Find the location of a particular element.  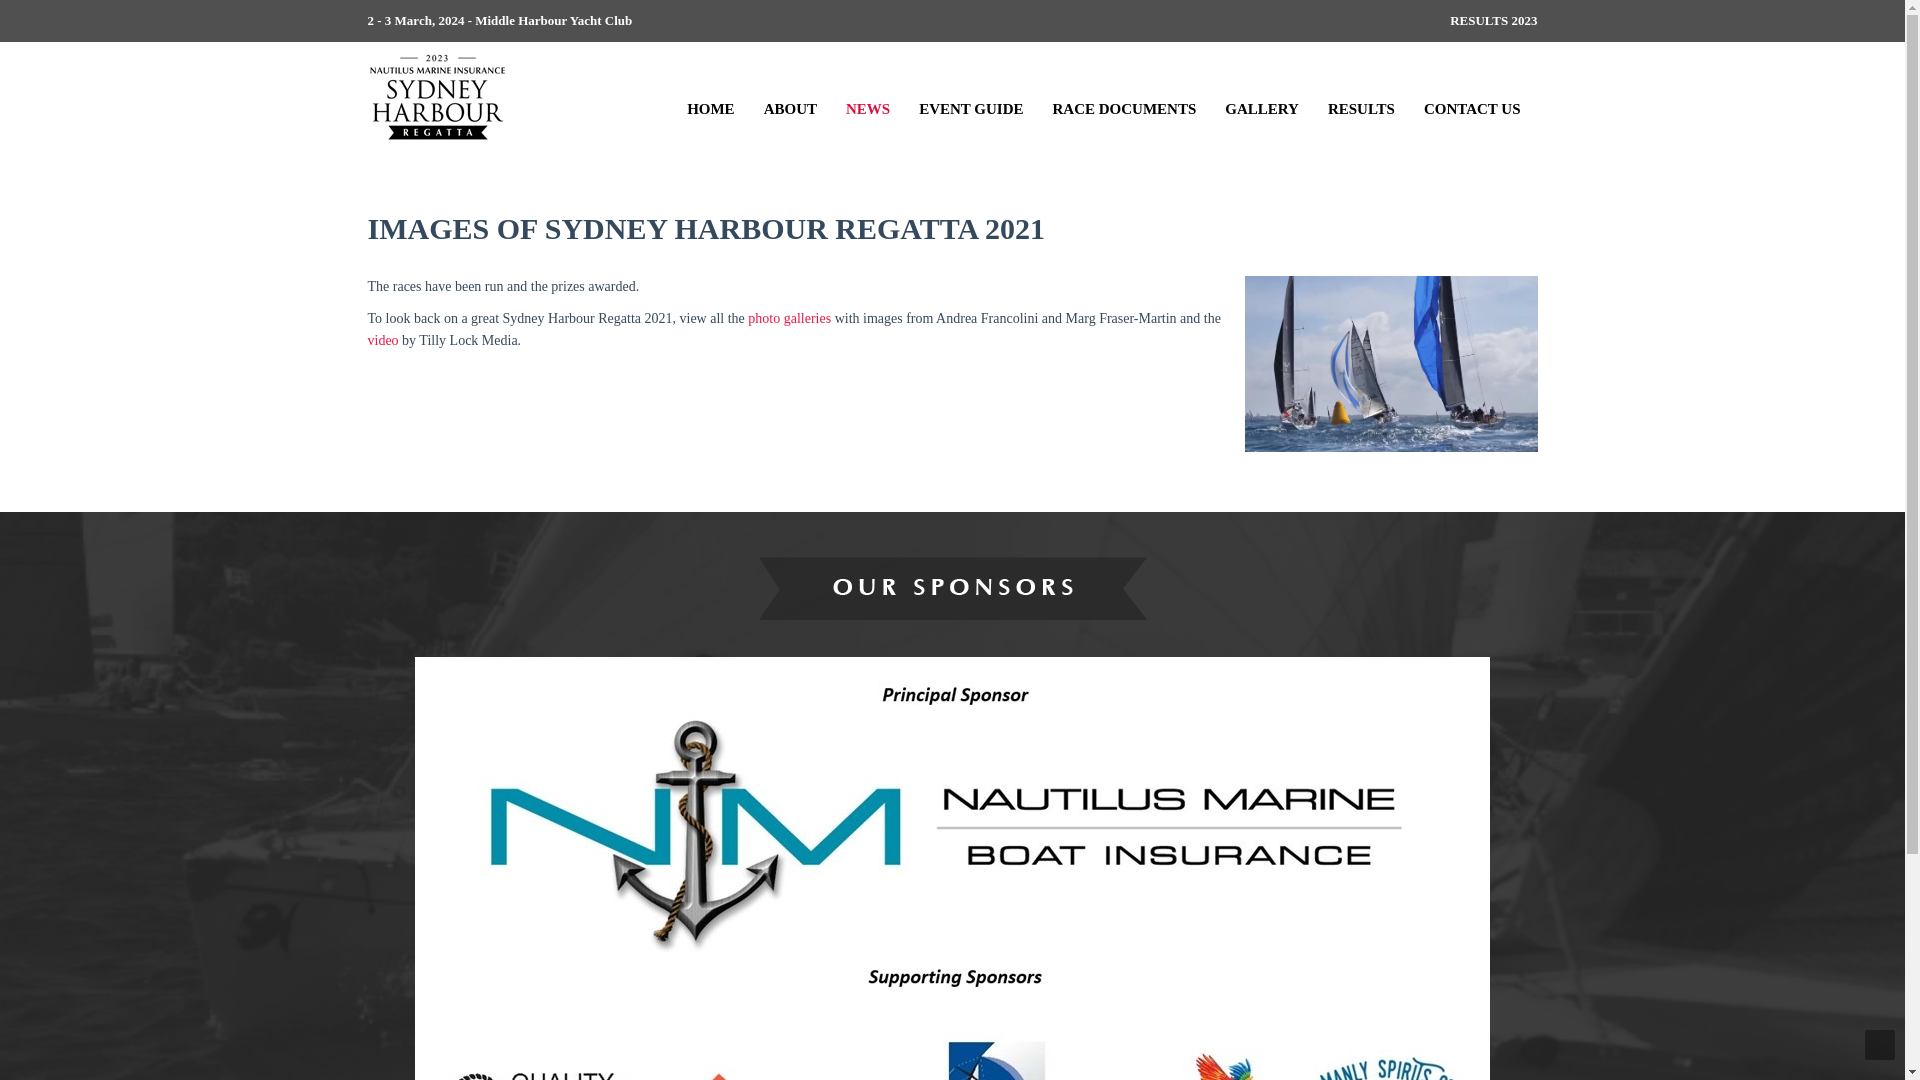

'video' is located at coordinates (383, 339).